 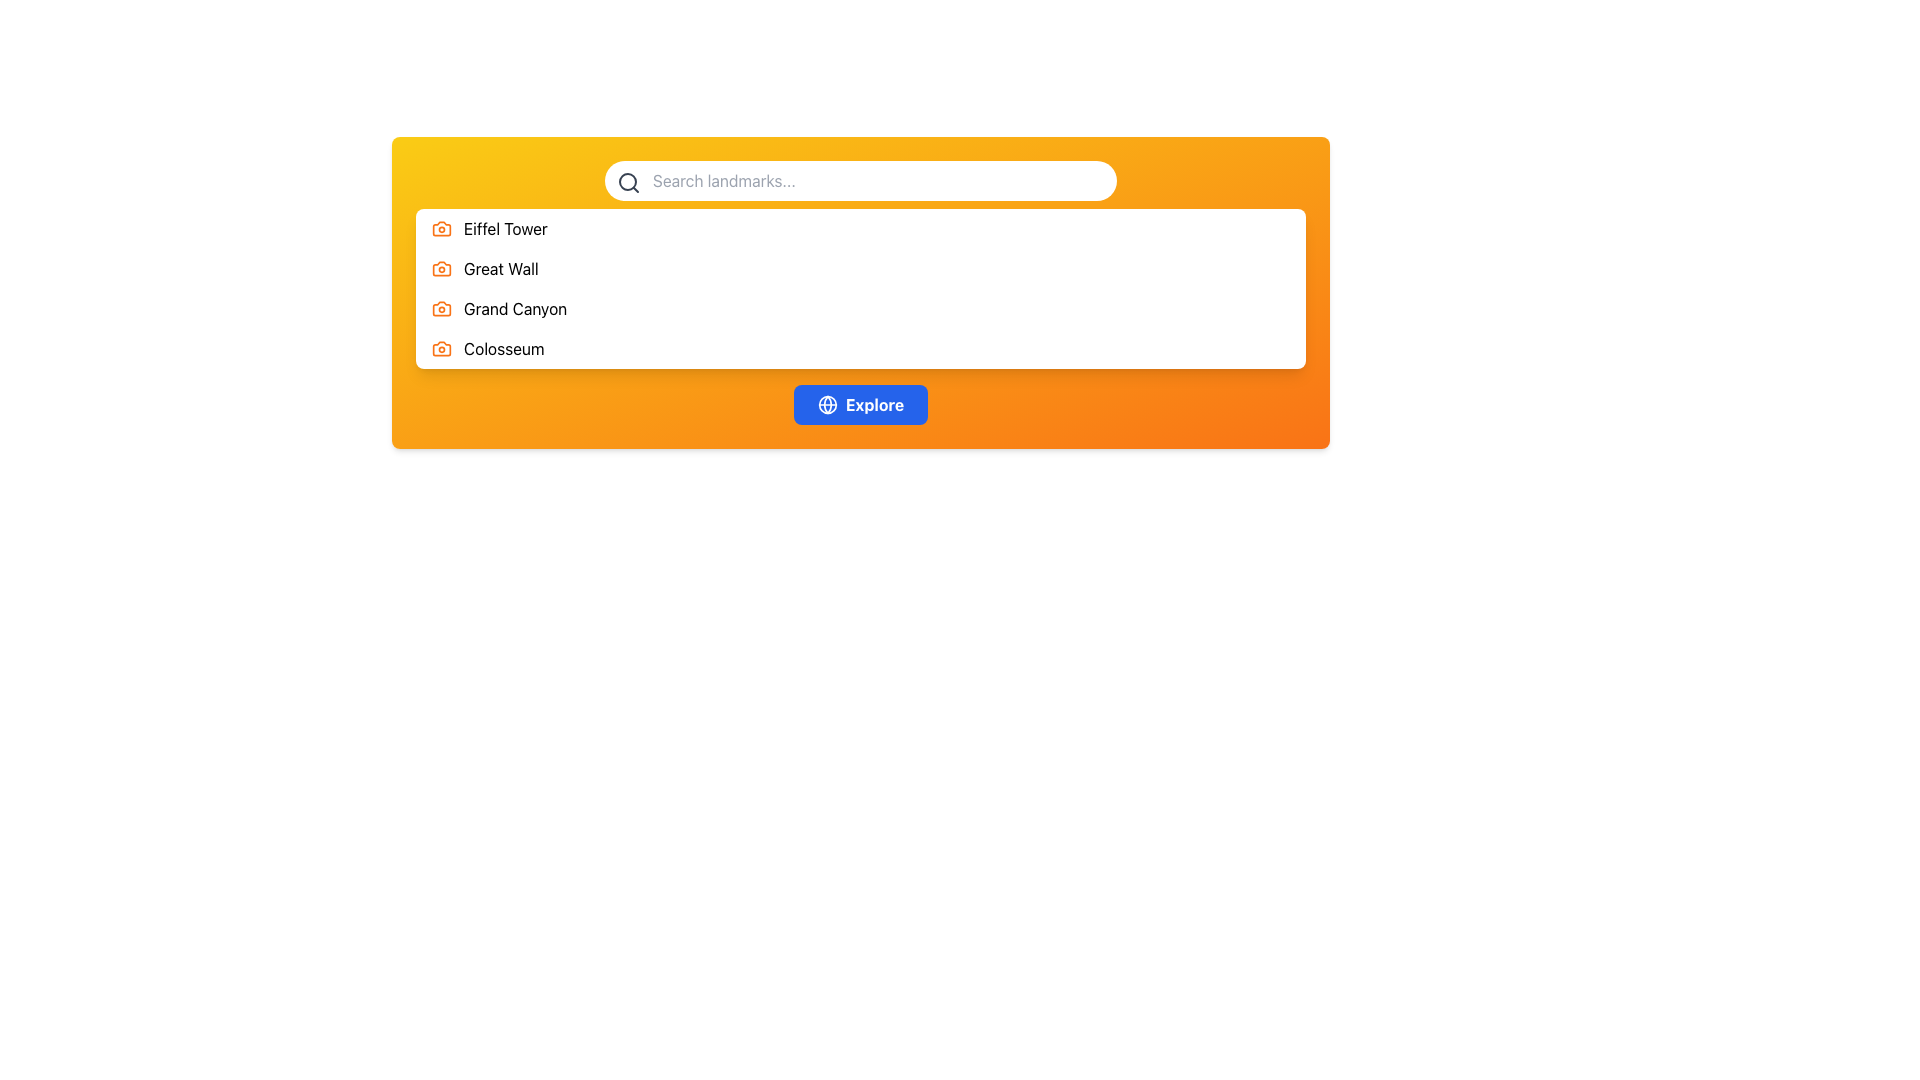 I want to click on the central circle of the SVG graphic representing the search icon, so click(x=627, y=181).